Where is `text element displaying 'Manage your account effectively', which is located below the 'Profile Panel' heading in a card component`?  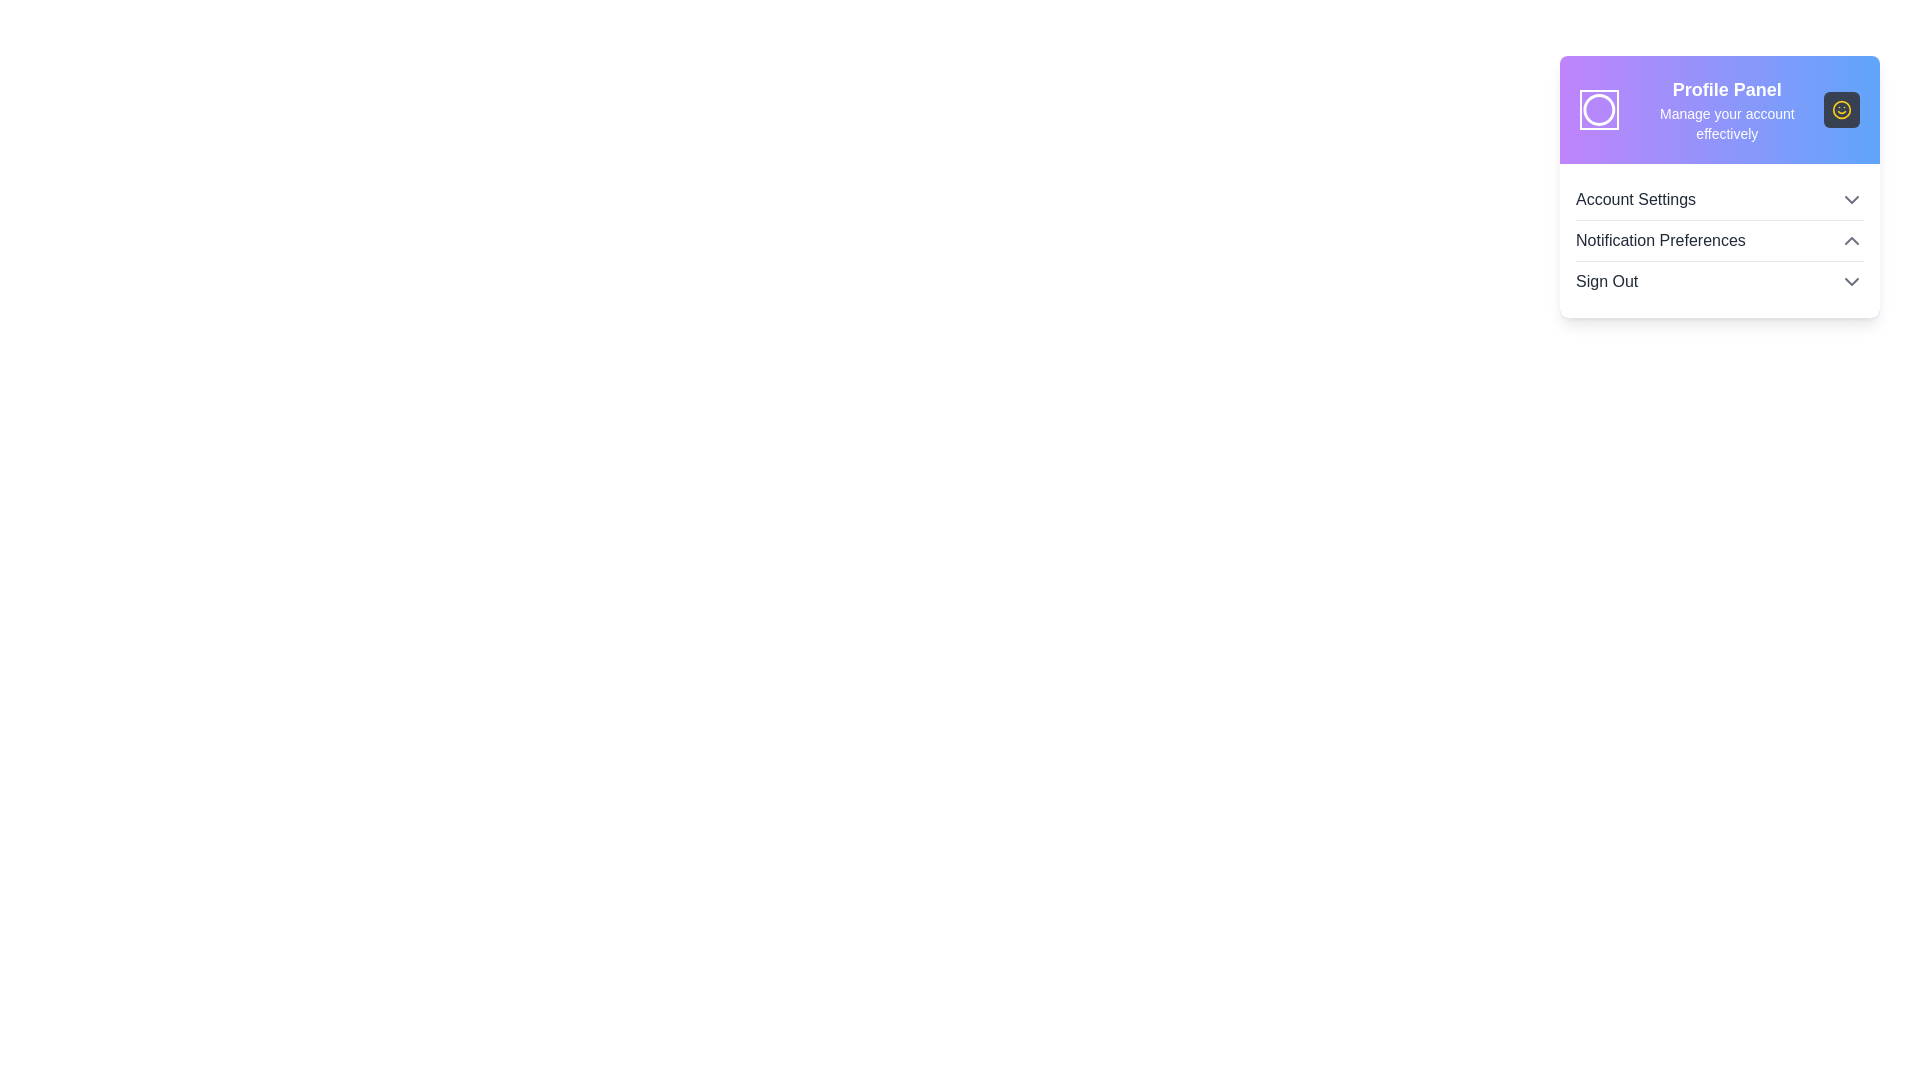 text element displaying 'Manage your account effectively', which is located below the 'Profile Panel' heading in a card component is located at coordinates (1726, 123).